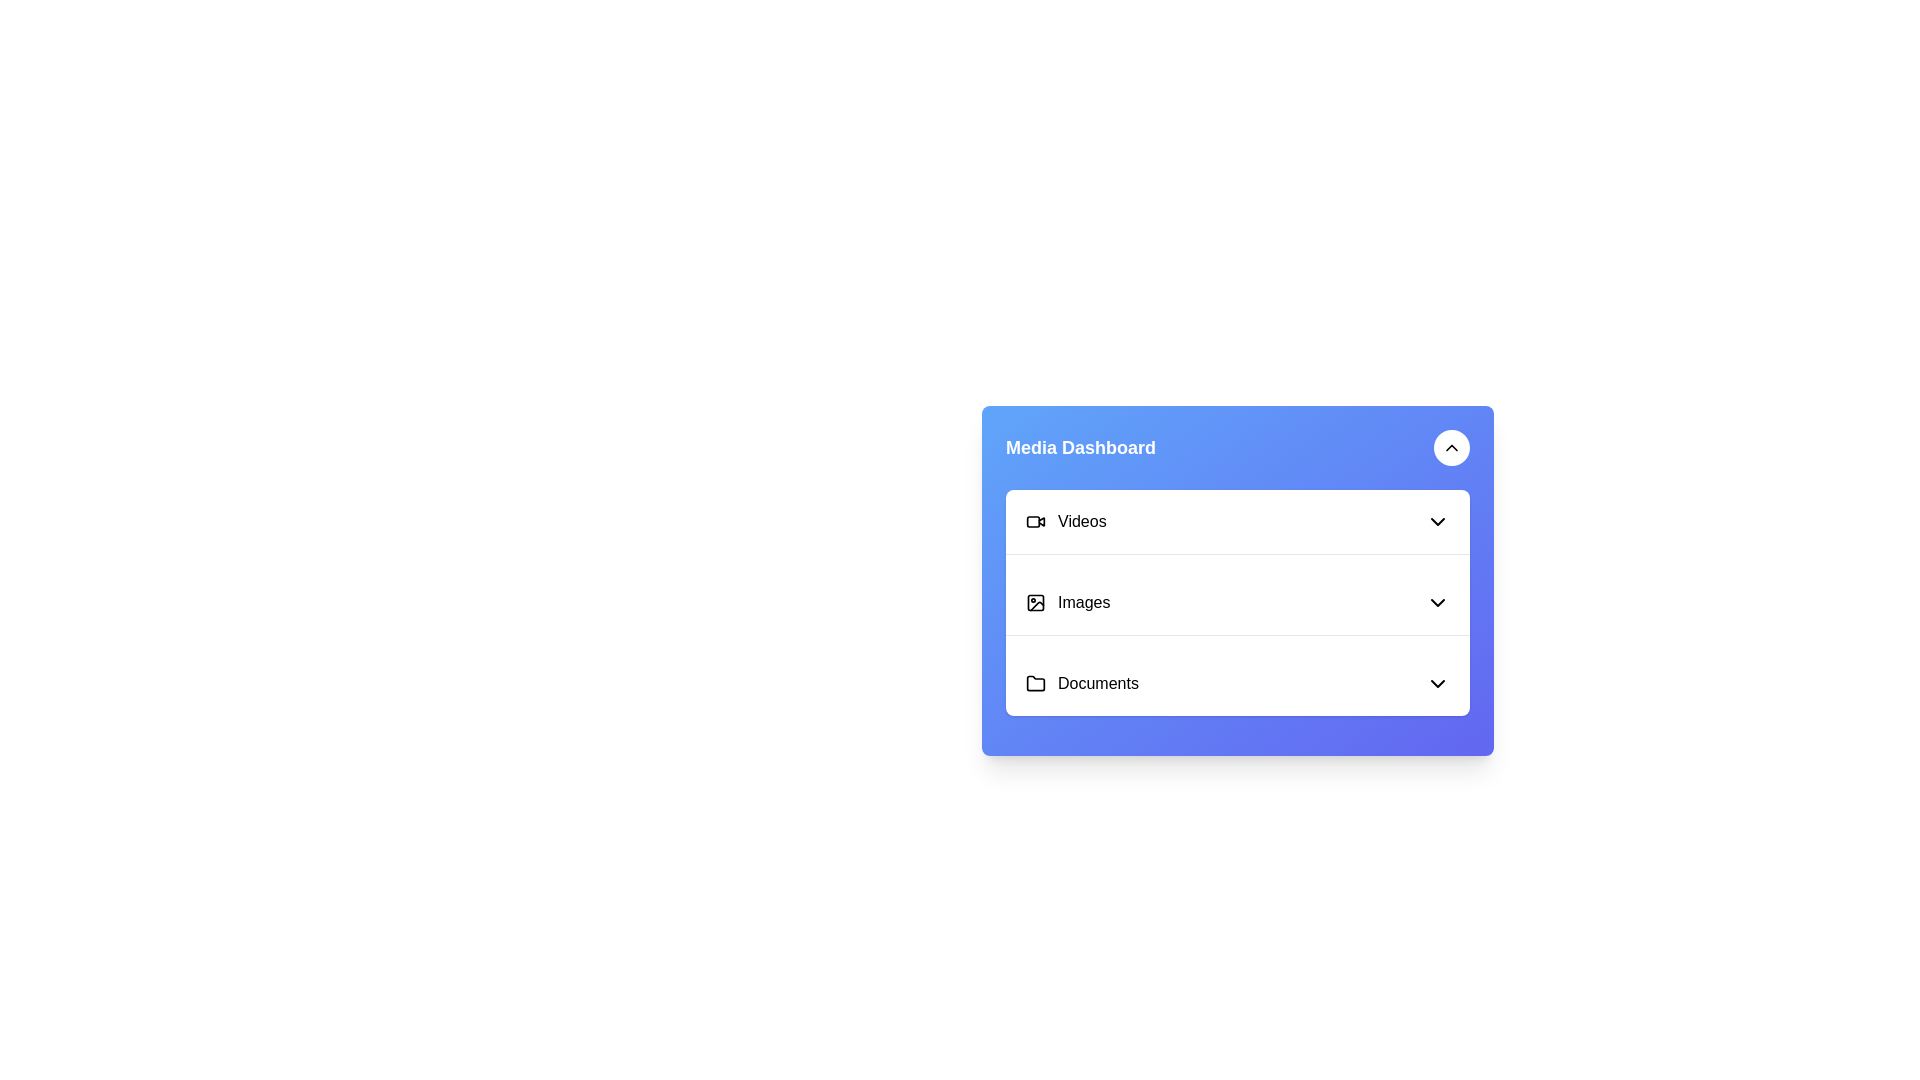  Describe the element at coordinates (1237, 682) in the screenshot. I see `the 'Documents' navigation menu item, which is the third item in the vertical menu list` at that location.